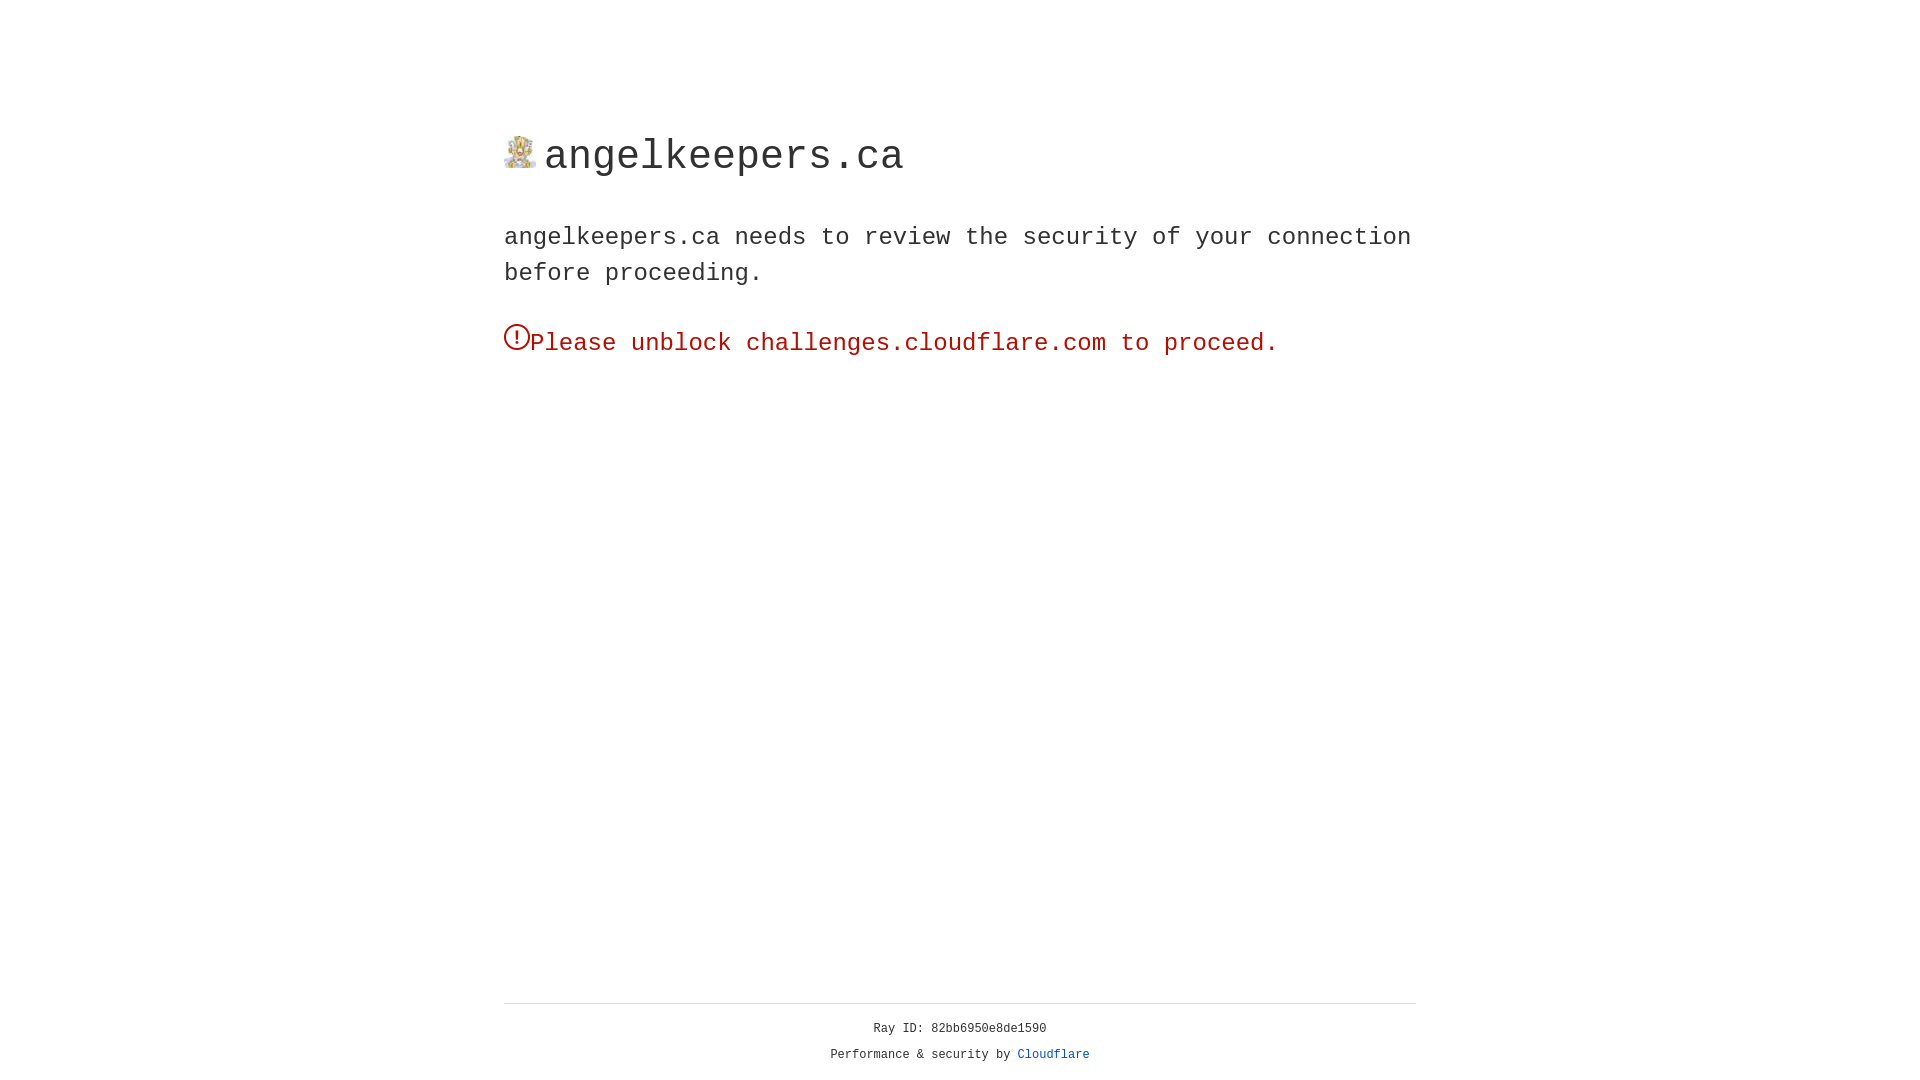 This screenshot has height=1080, width=1920. Describe the element at coordinates (1053, 1054) in the screenshot. I see `'Cloudflare'` at that location.